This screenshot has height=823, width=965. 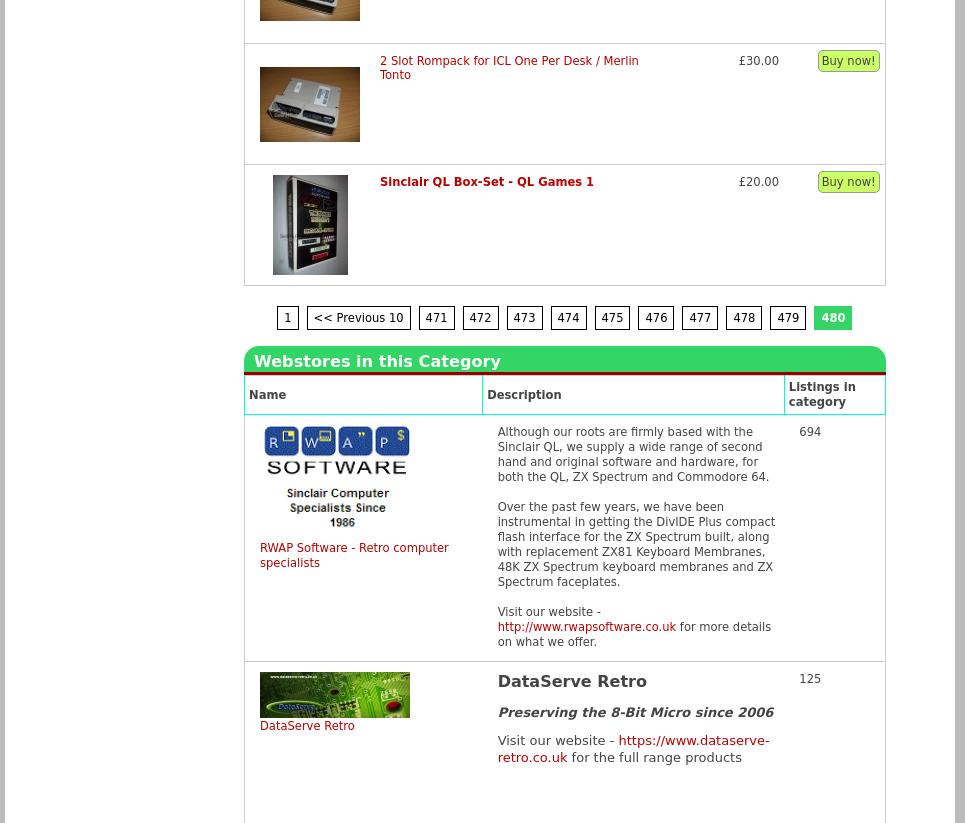 What do you see at coordinates (567, 756) in the screenshot?
I see `'for the full range products'` at bounding box center [567, 756].